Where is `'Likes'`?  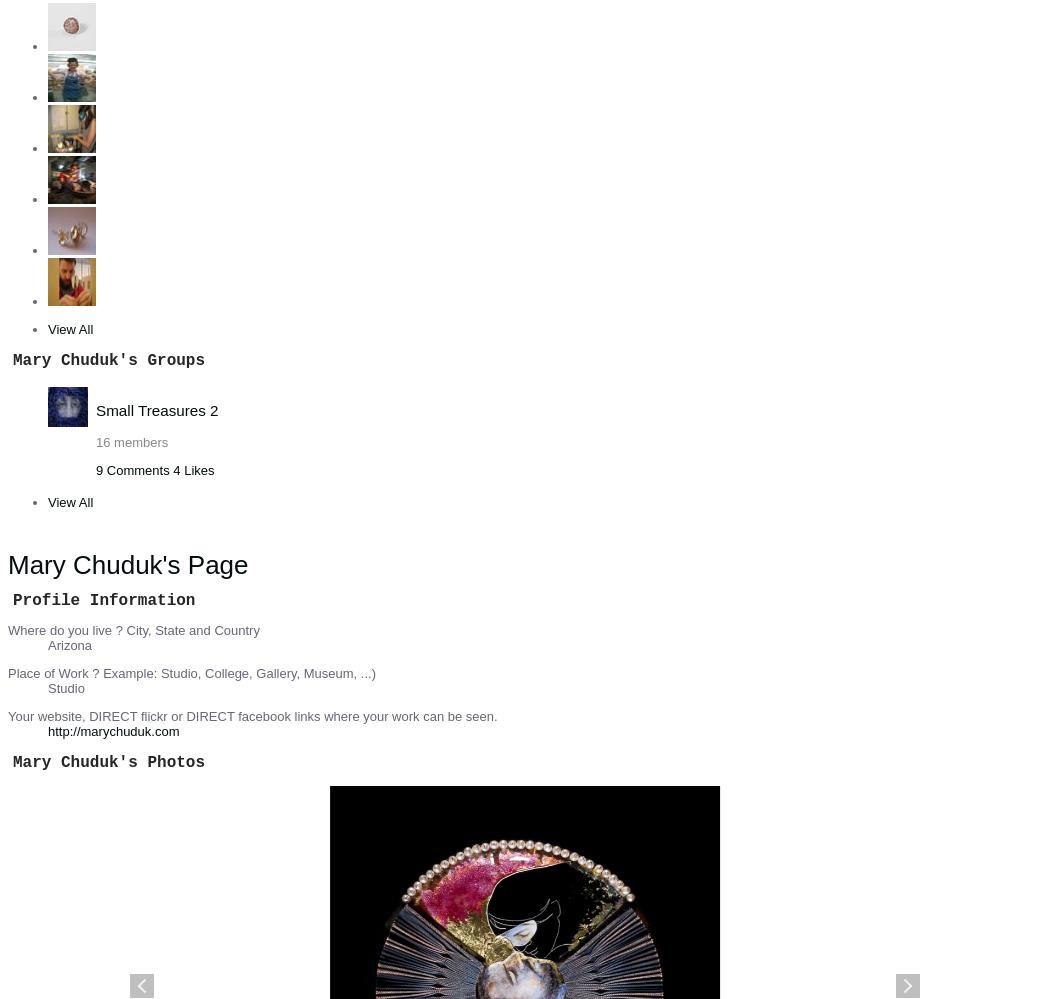 'Likes' is located at coordinates (197, 469).